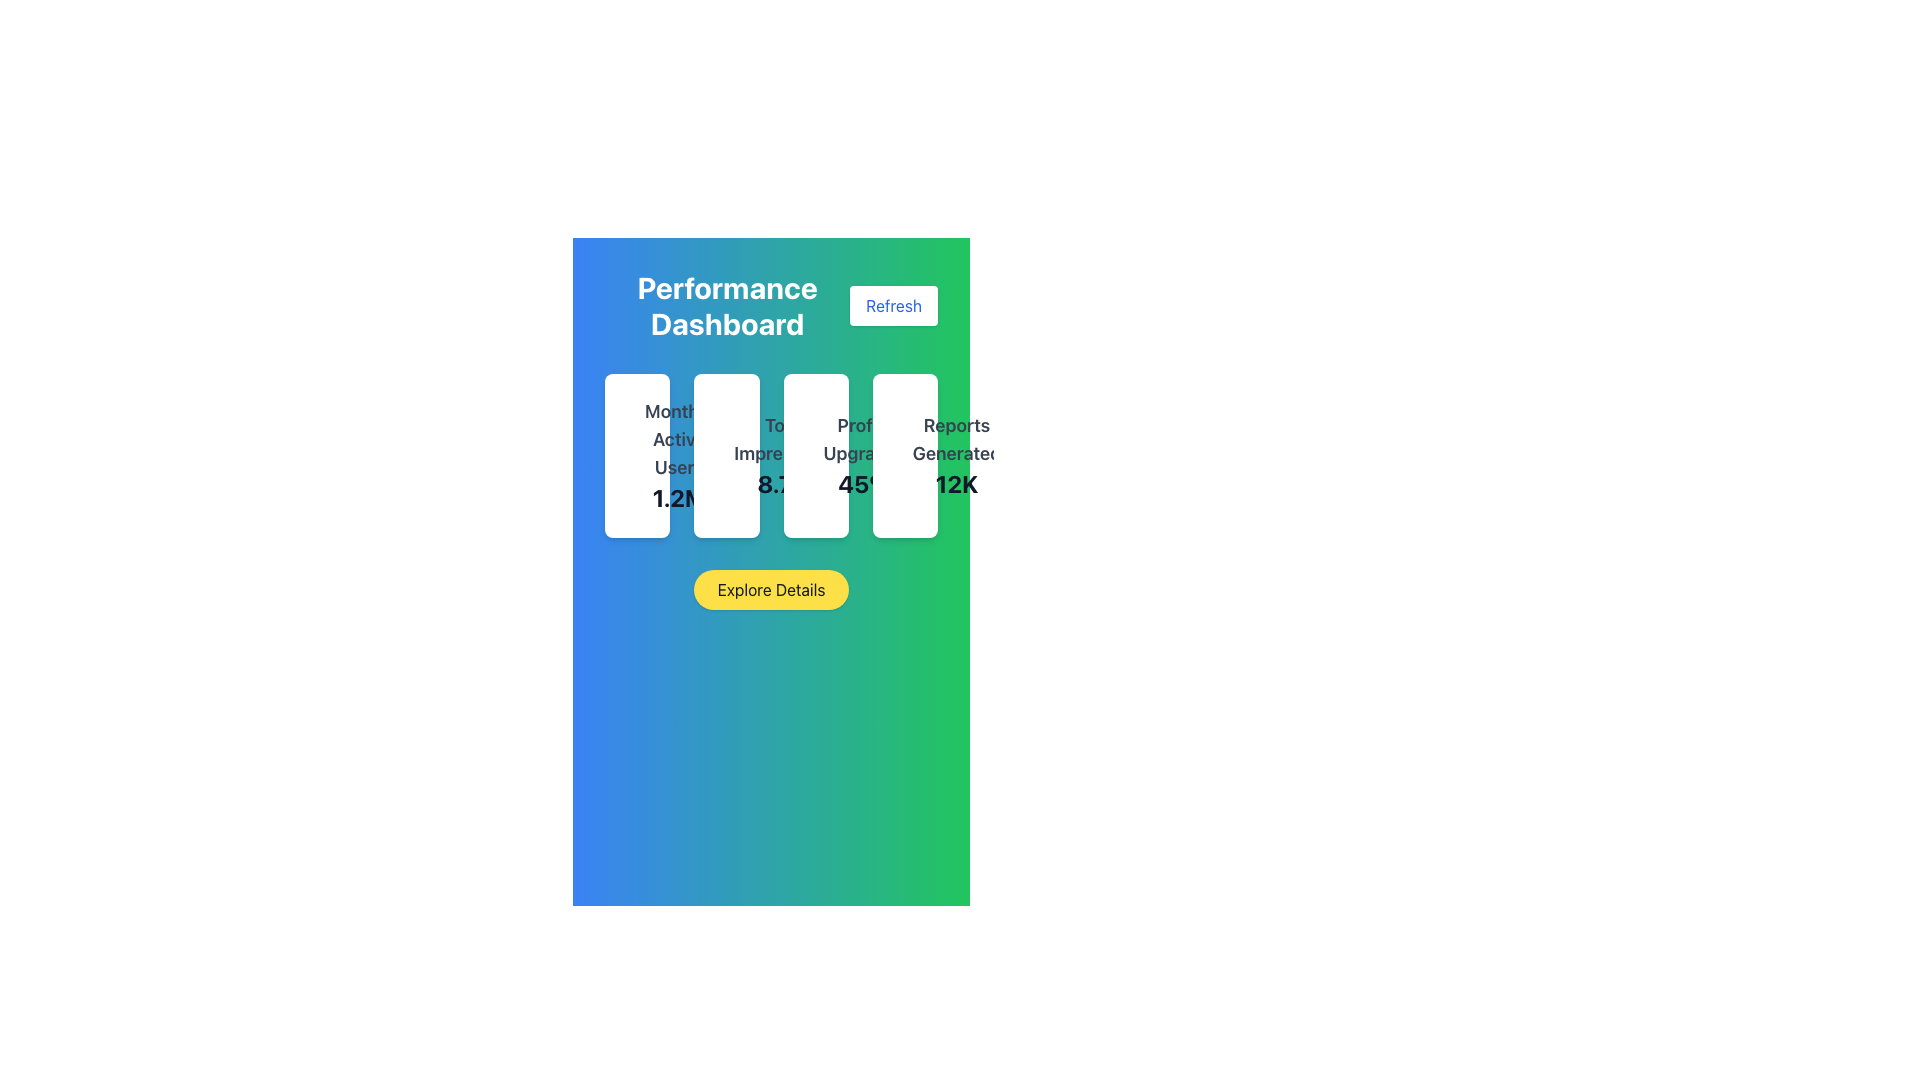 The image size is (1920, 1080). I want to click on the refresh button in the top-right corner of the performance dashboard, so click(893, 305).